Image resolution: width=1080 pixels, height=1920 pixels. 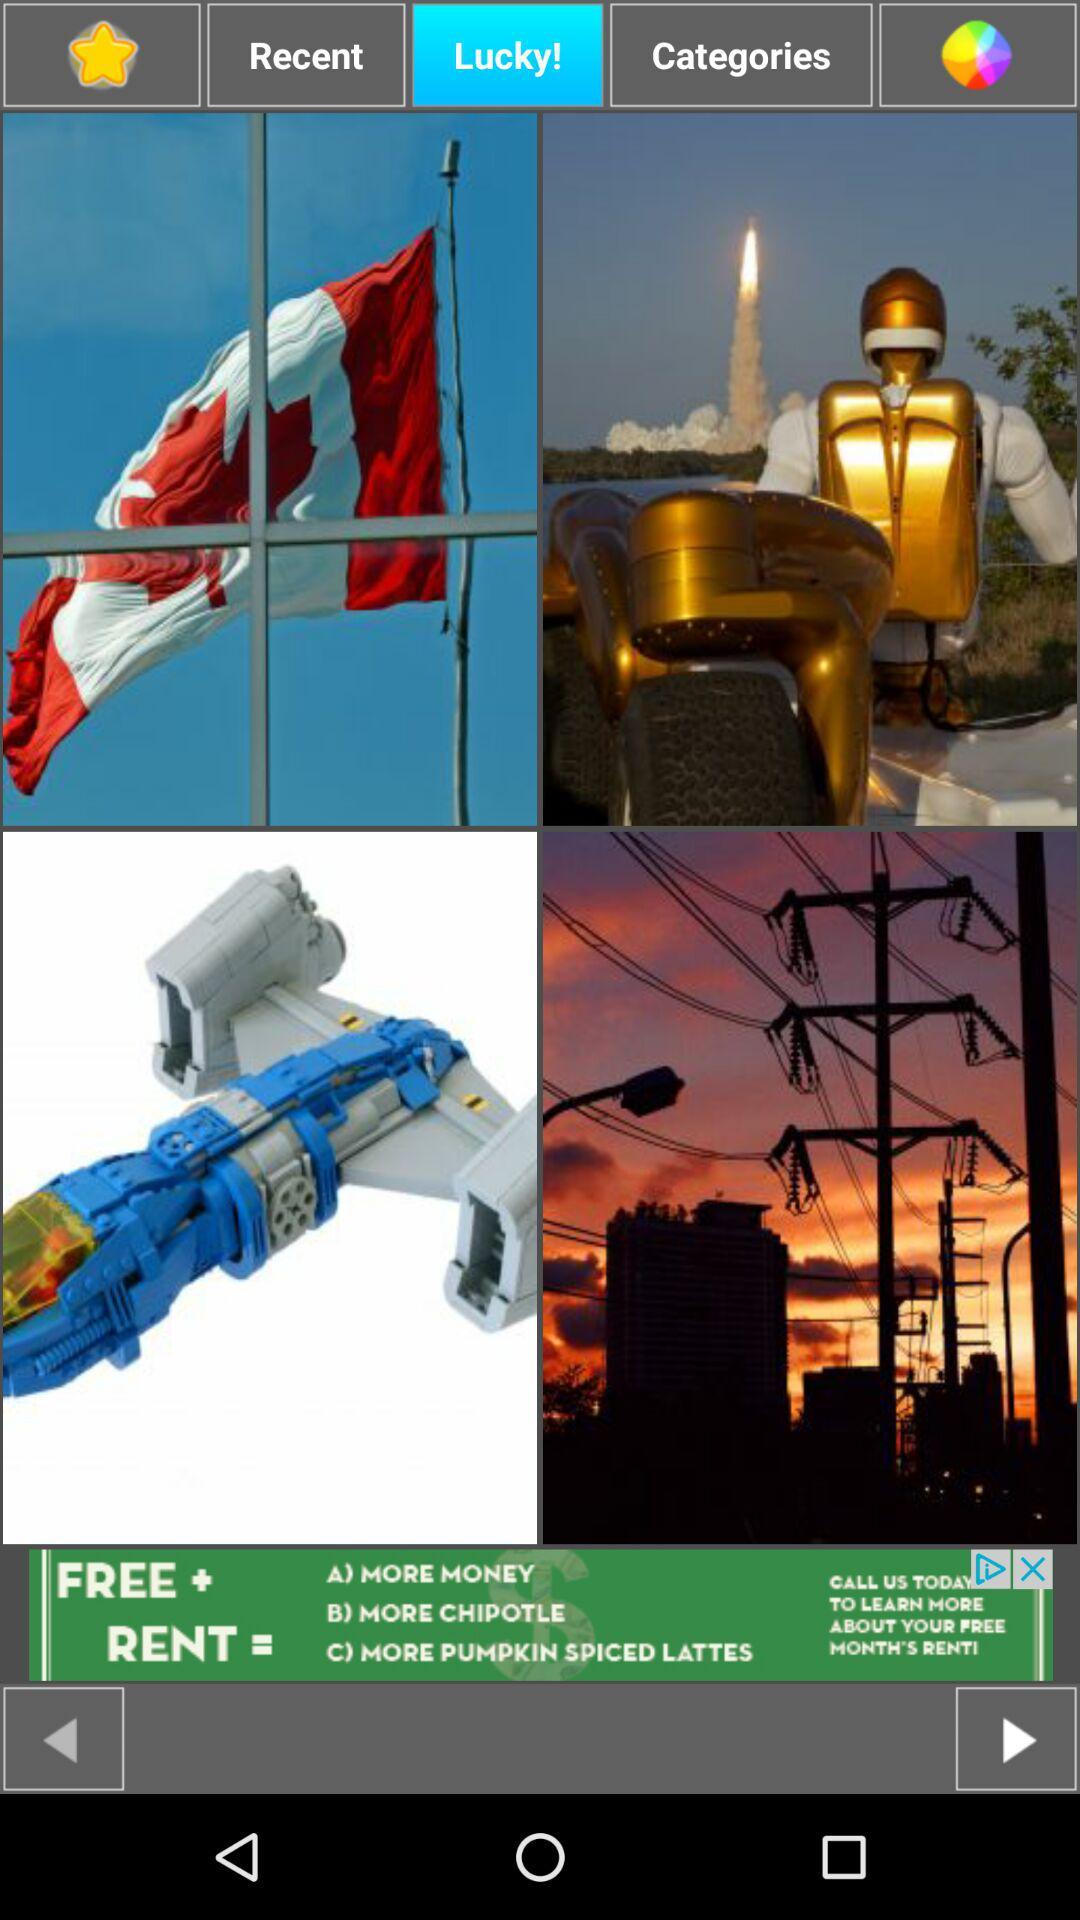 I want to click on the arrow_backward icon, so click(x=62, y=1860).